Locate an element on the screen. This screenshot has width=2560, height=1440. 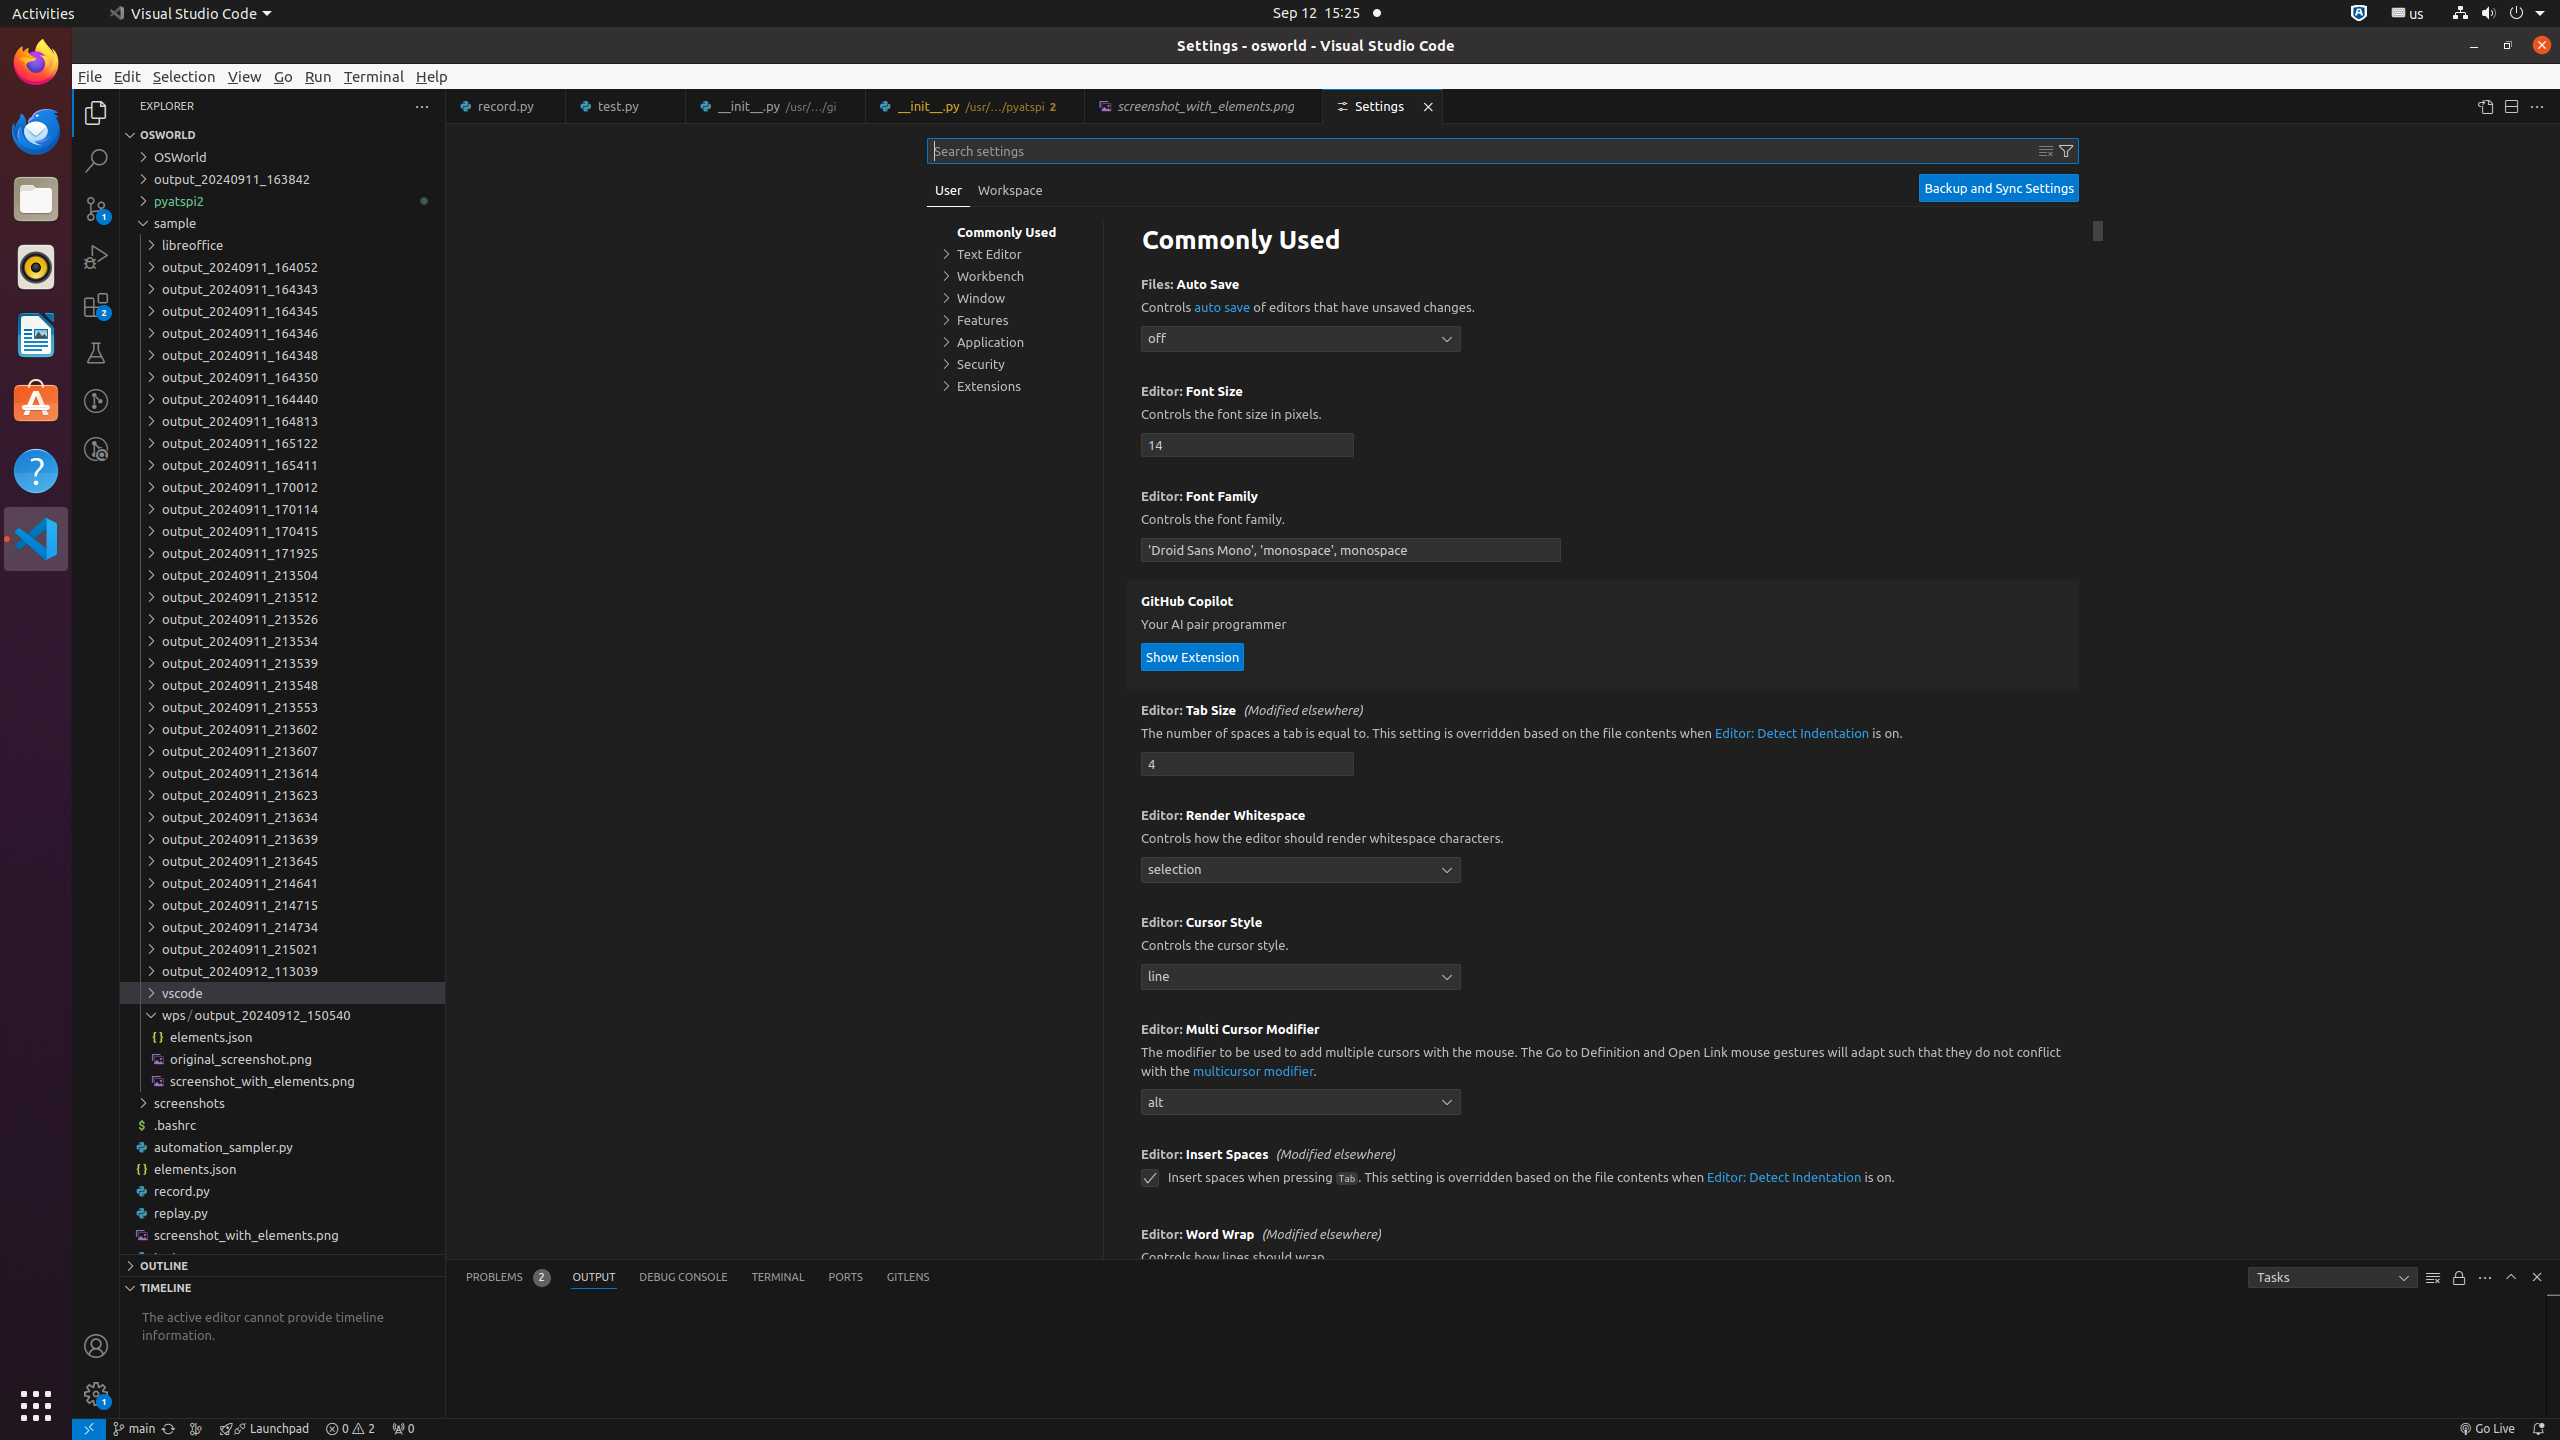
'replay.py' is located at coordinates (281, 1213).